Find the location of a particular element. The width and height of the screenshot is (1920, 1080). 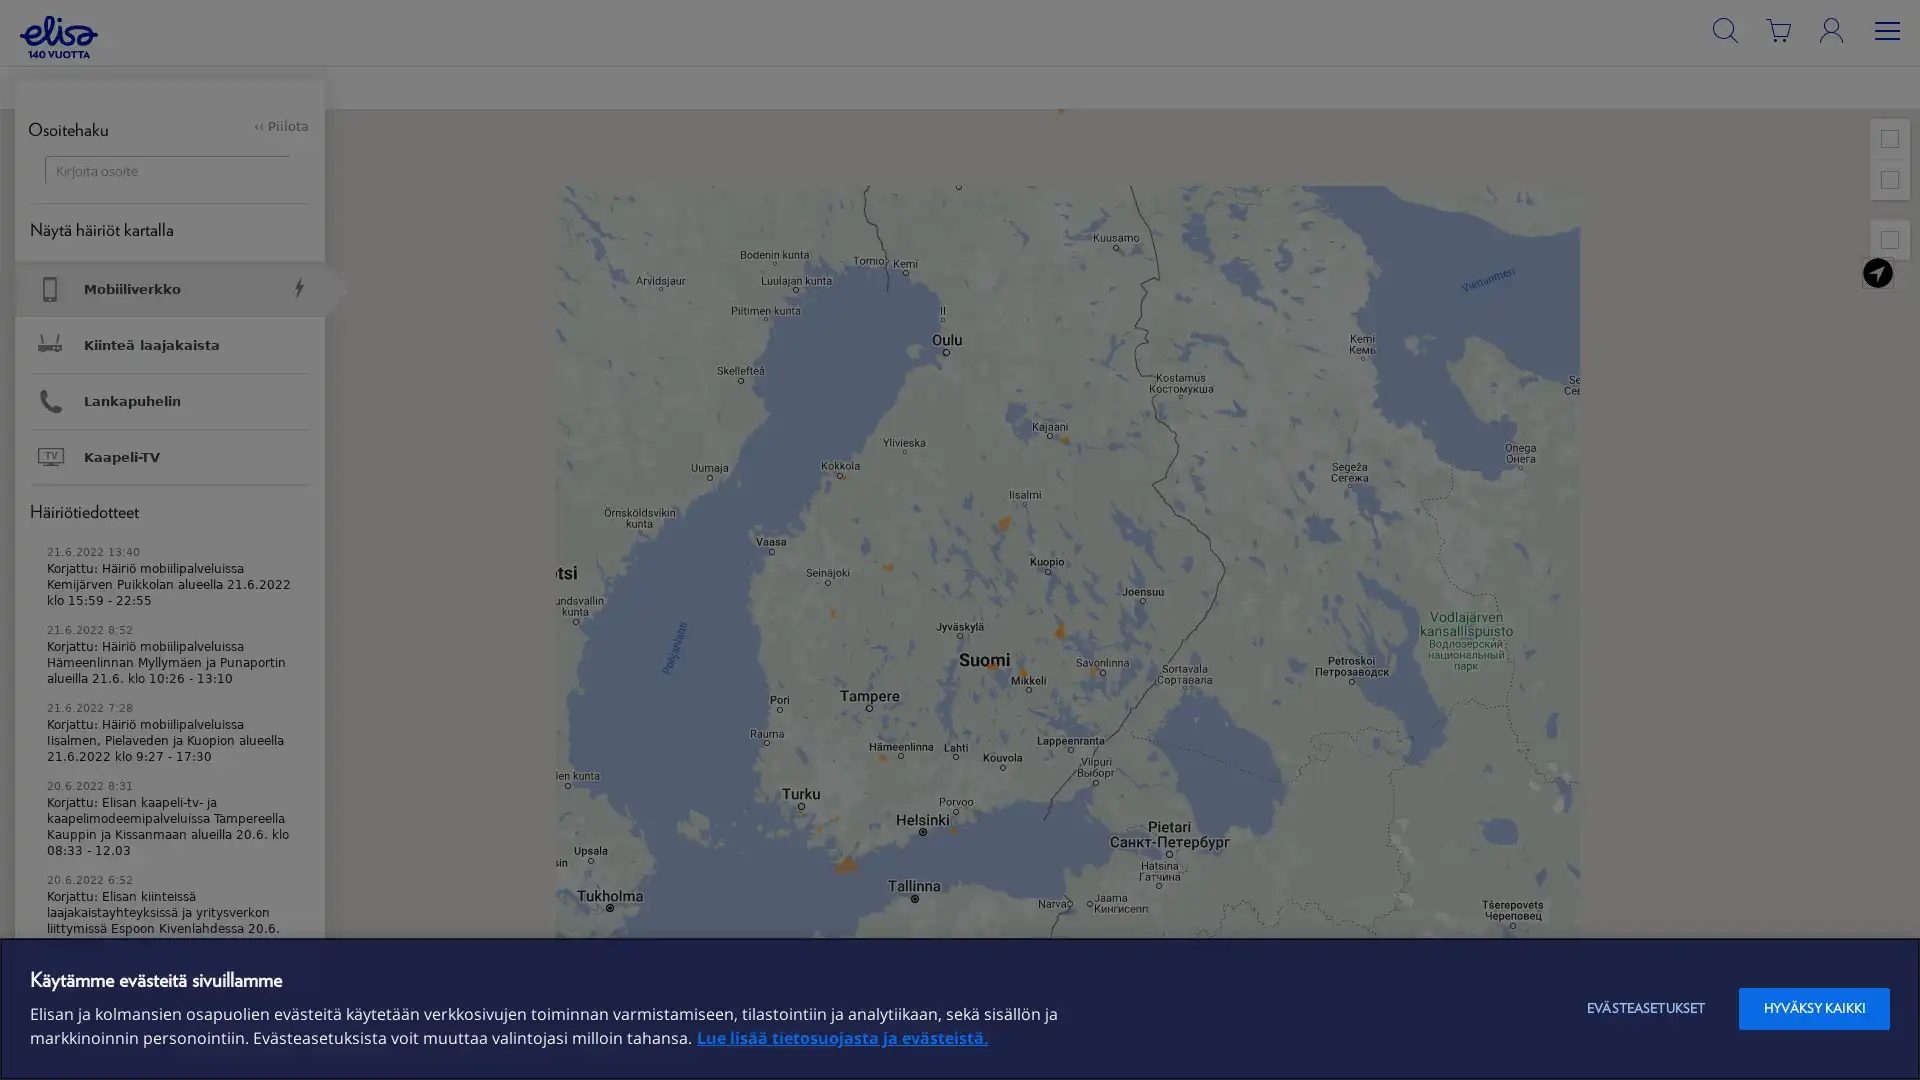

Koko nayton nakyma paalle/pois is located at coordinates (1889, 238).